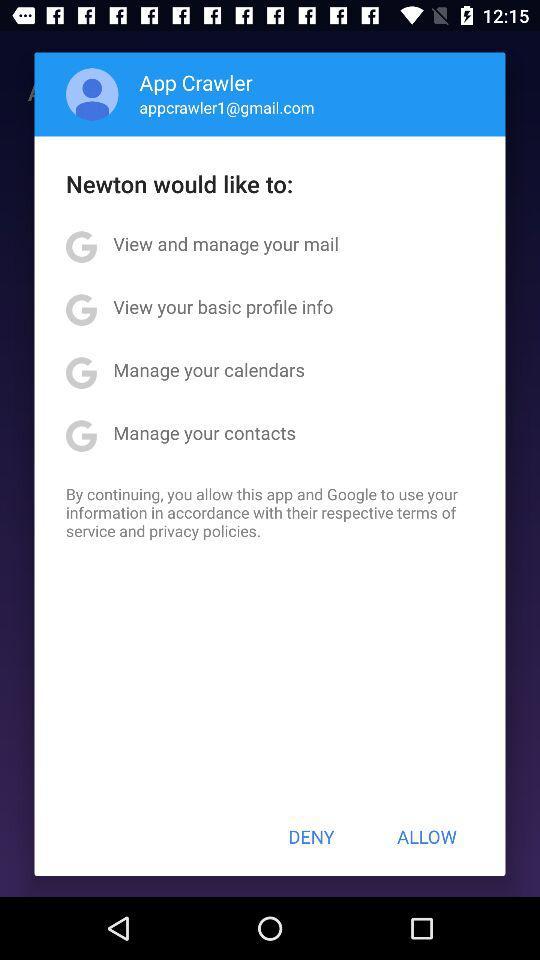 The width and height of the screenshot is (540, 960). Describe the element at coordinates (225, 242) in the screenshot. I see `view and manage item` at that location.